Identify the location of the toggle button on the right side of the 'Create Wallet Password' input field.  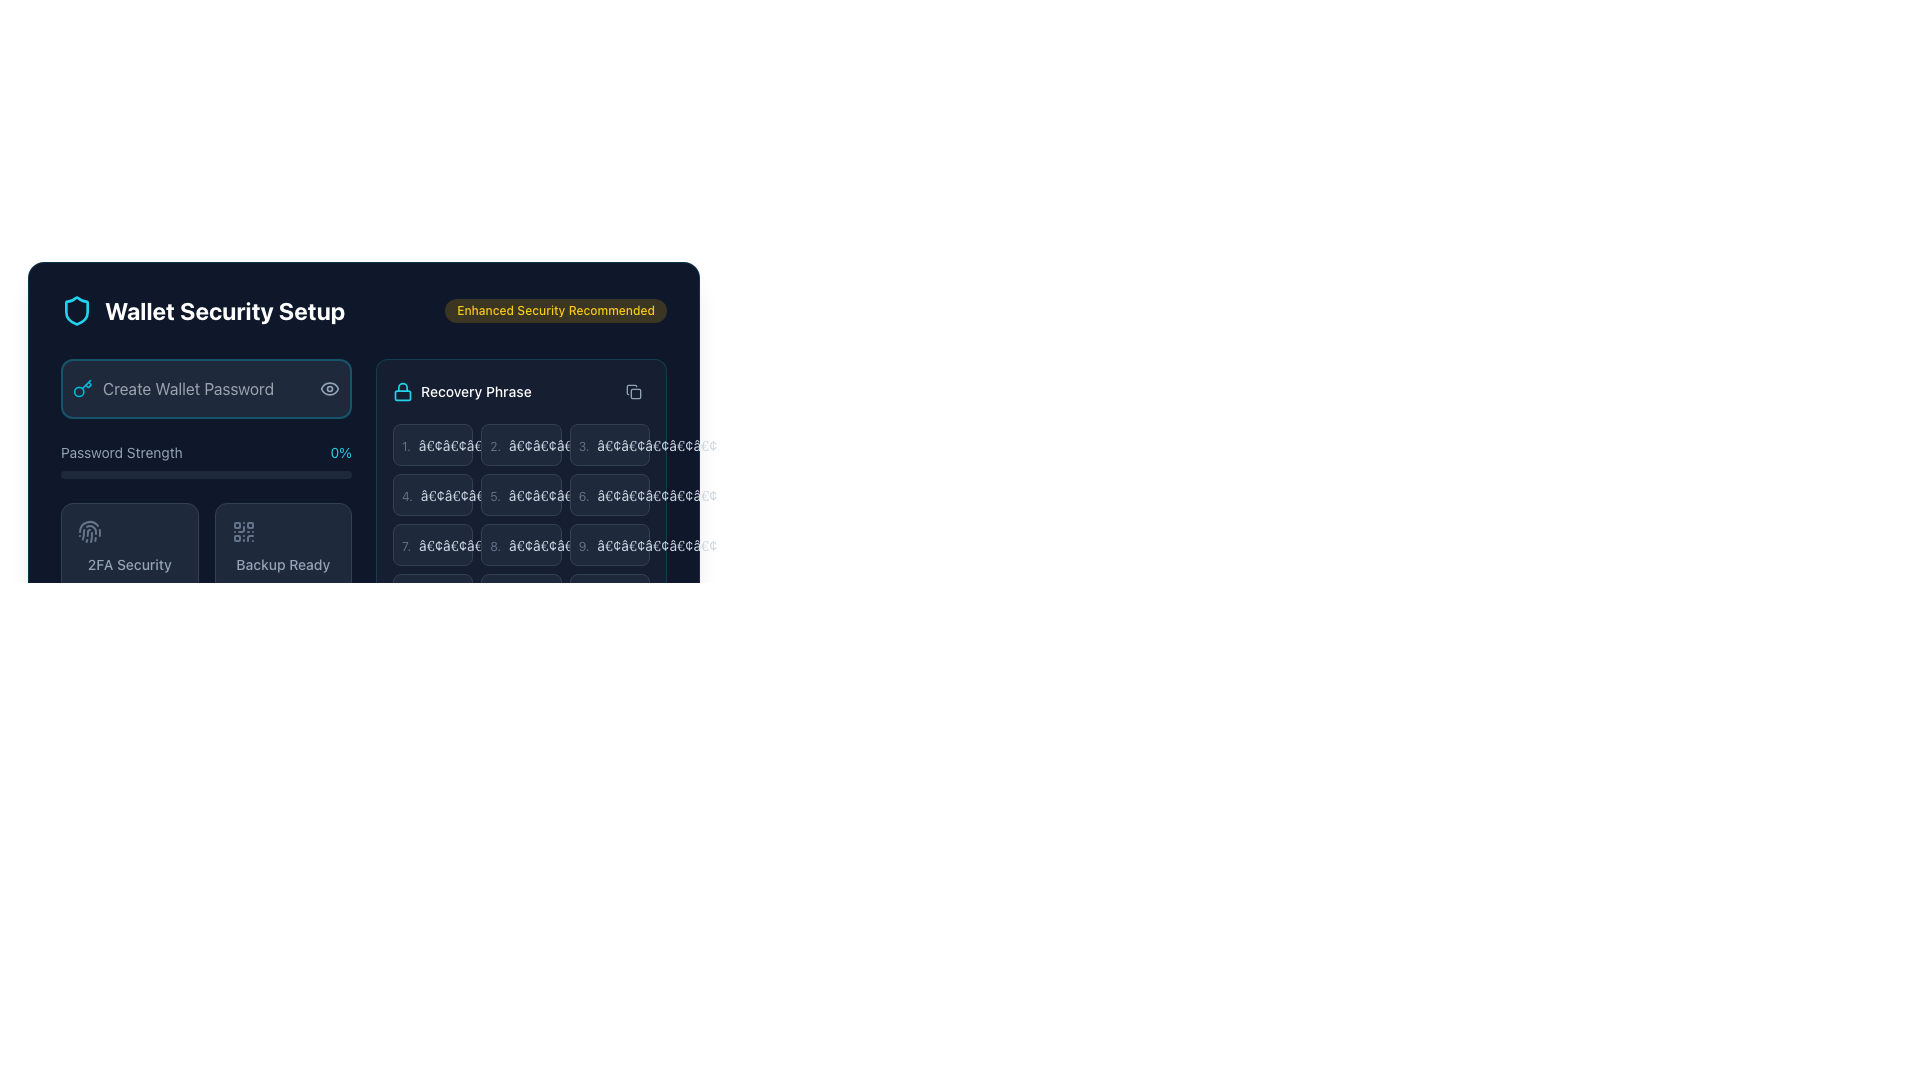
(336, 389).